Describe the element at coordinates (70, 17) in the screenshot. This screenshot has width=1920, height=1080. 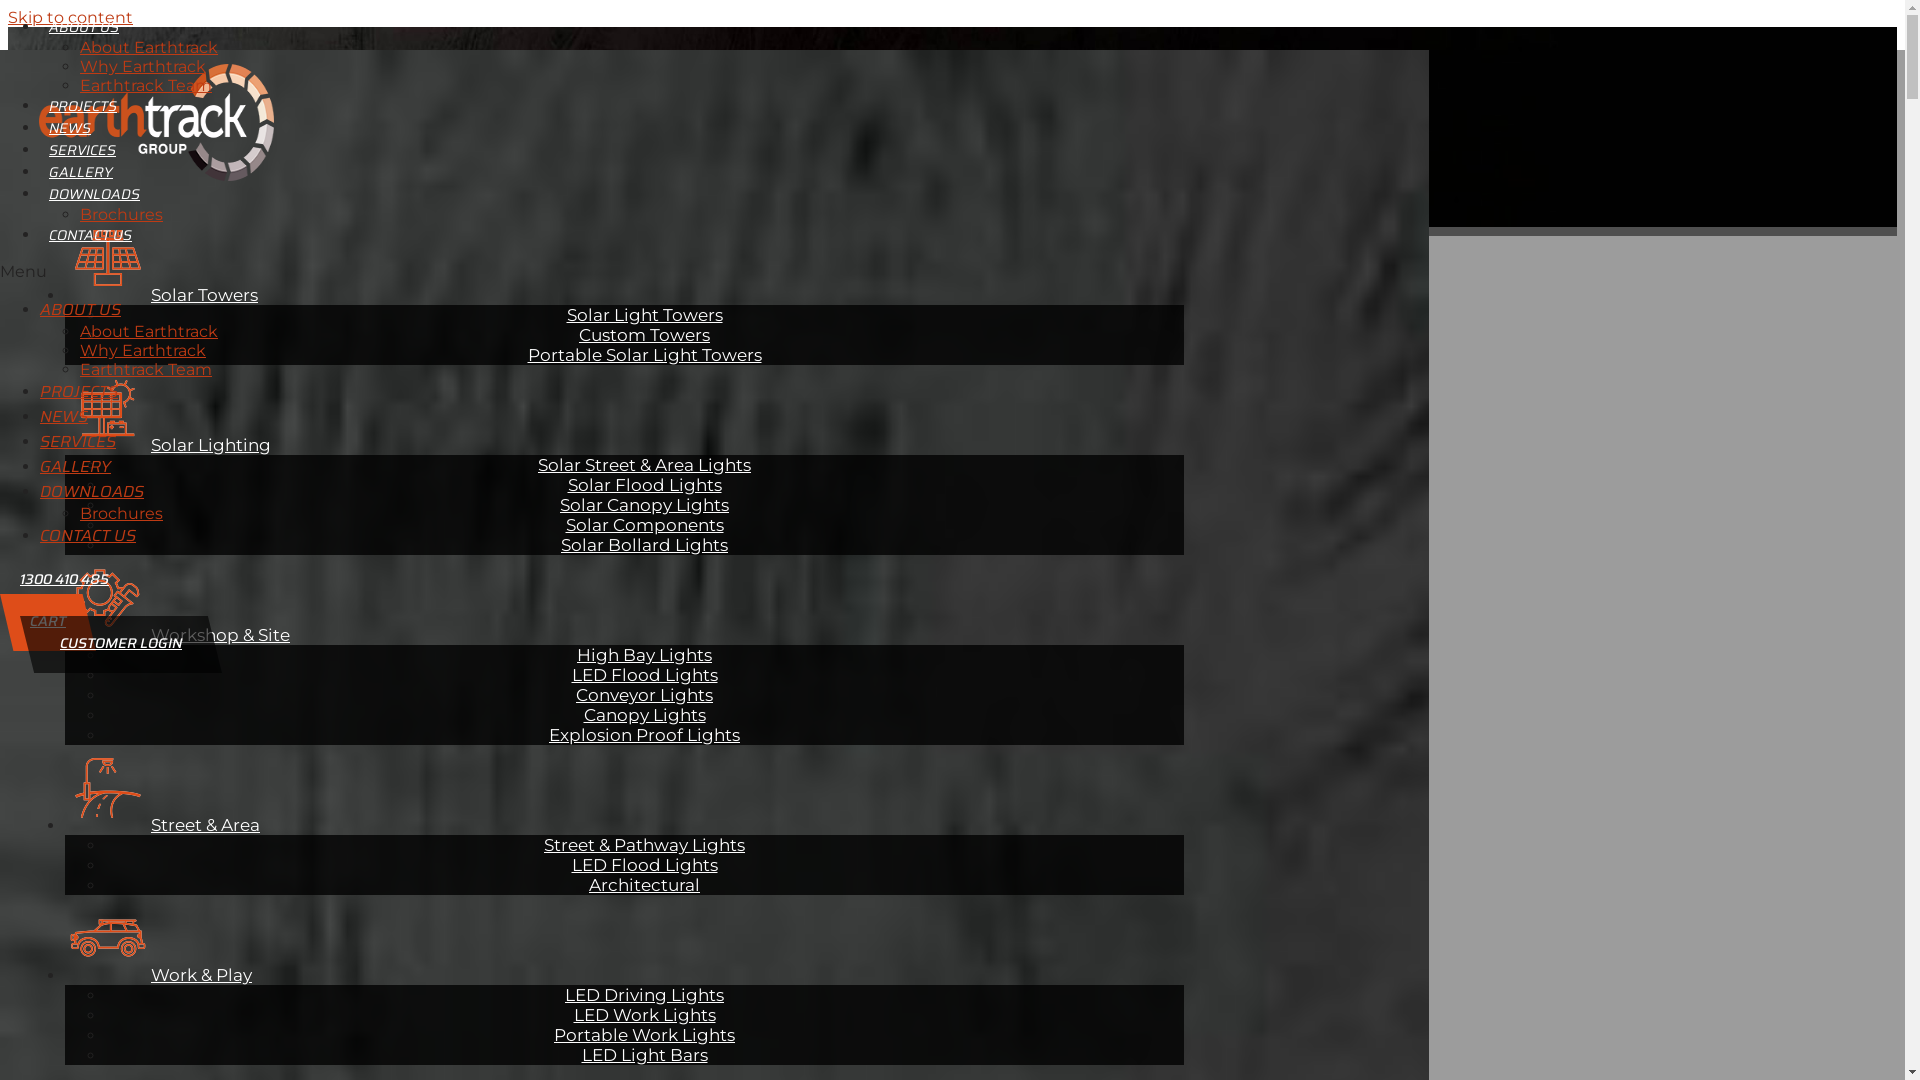
I see `'Skip to content'` at that location.